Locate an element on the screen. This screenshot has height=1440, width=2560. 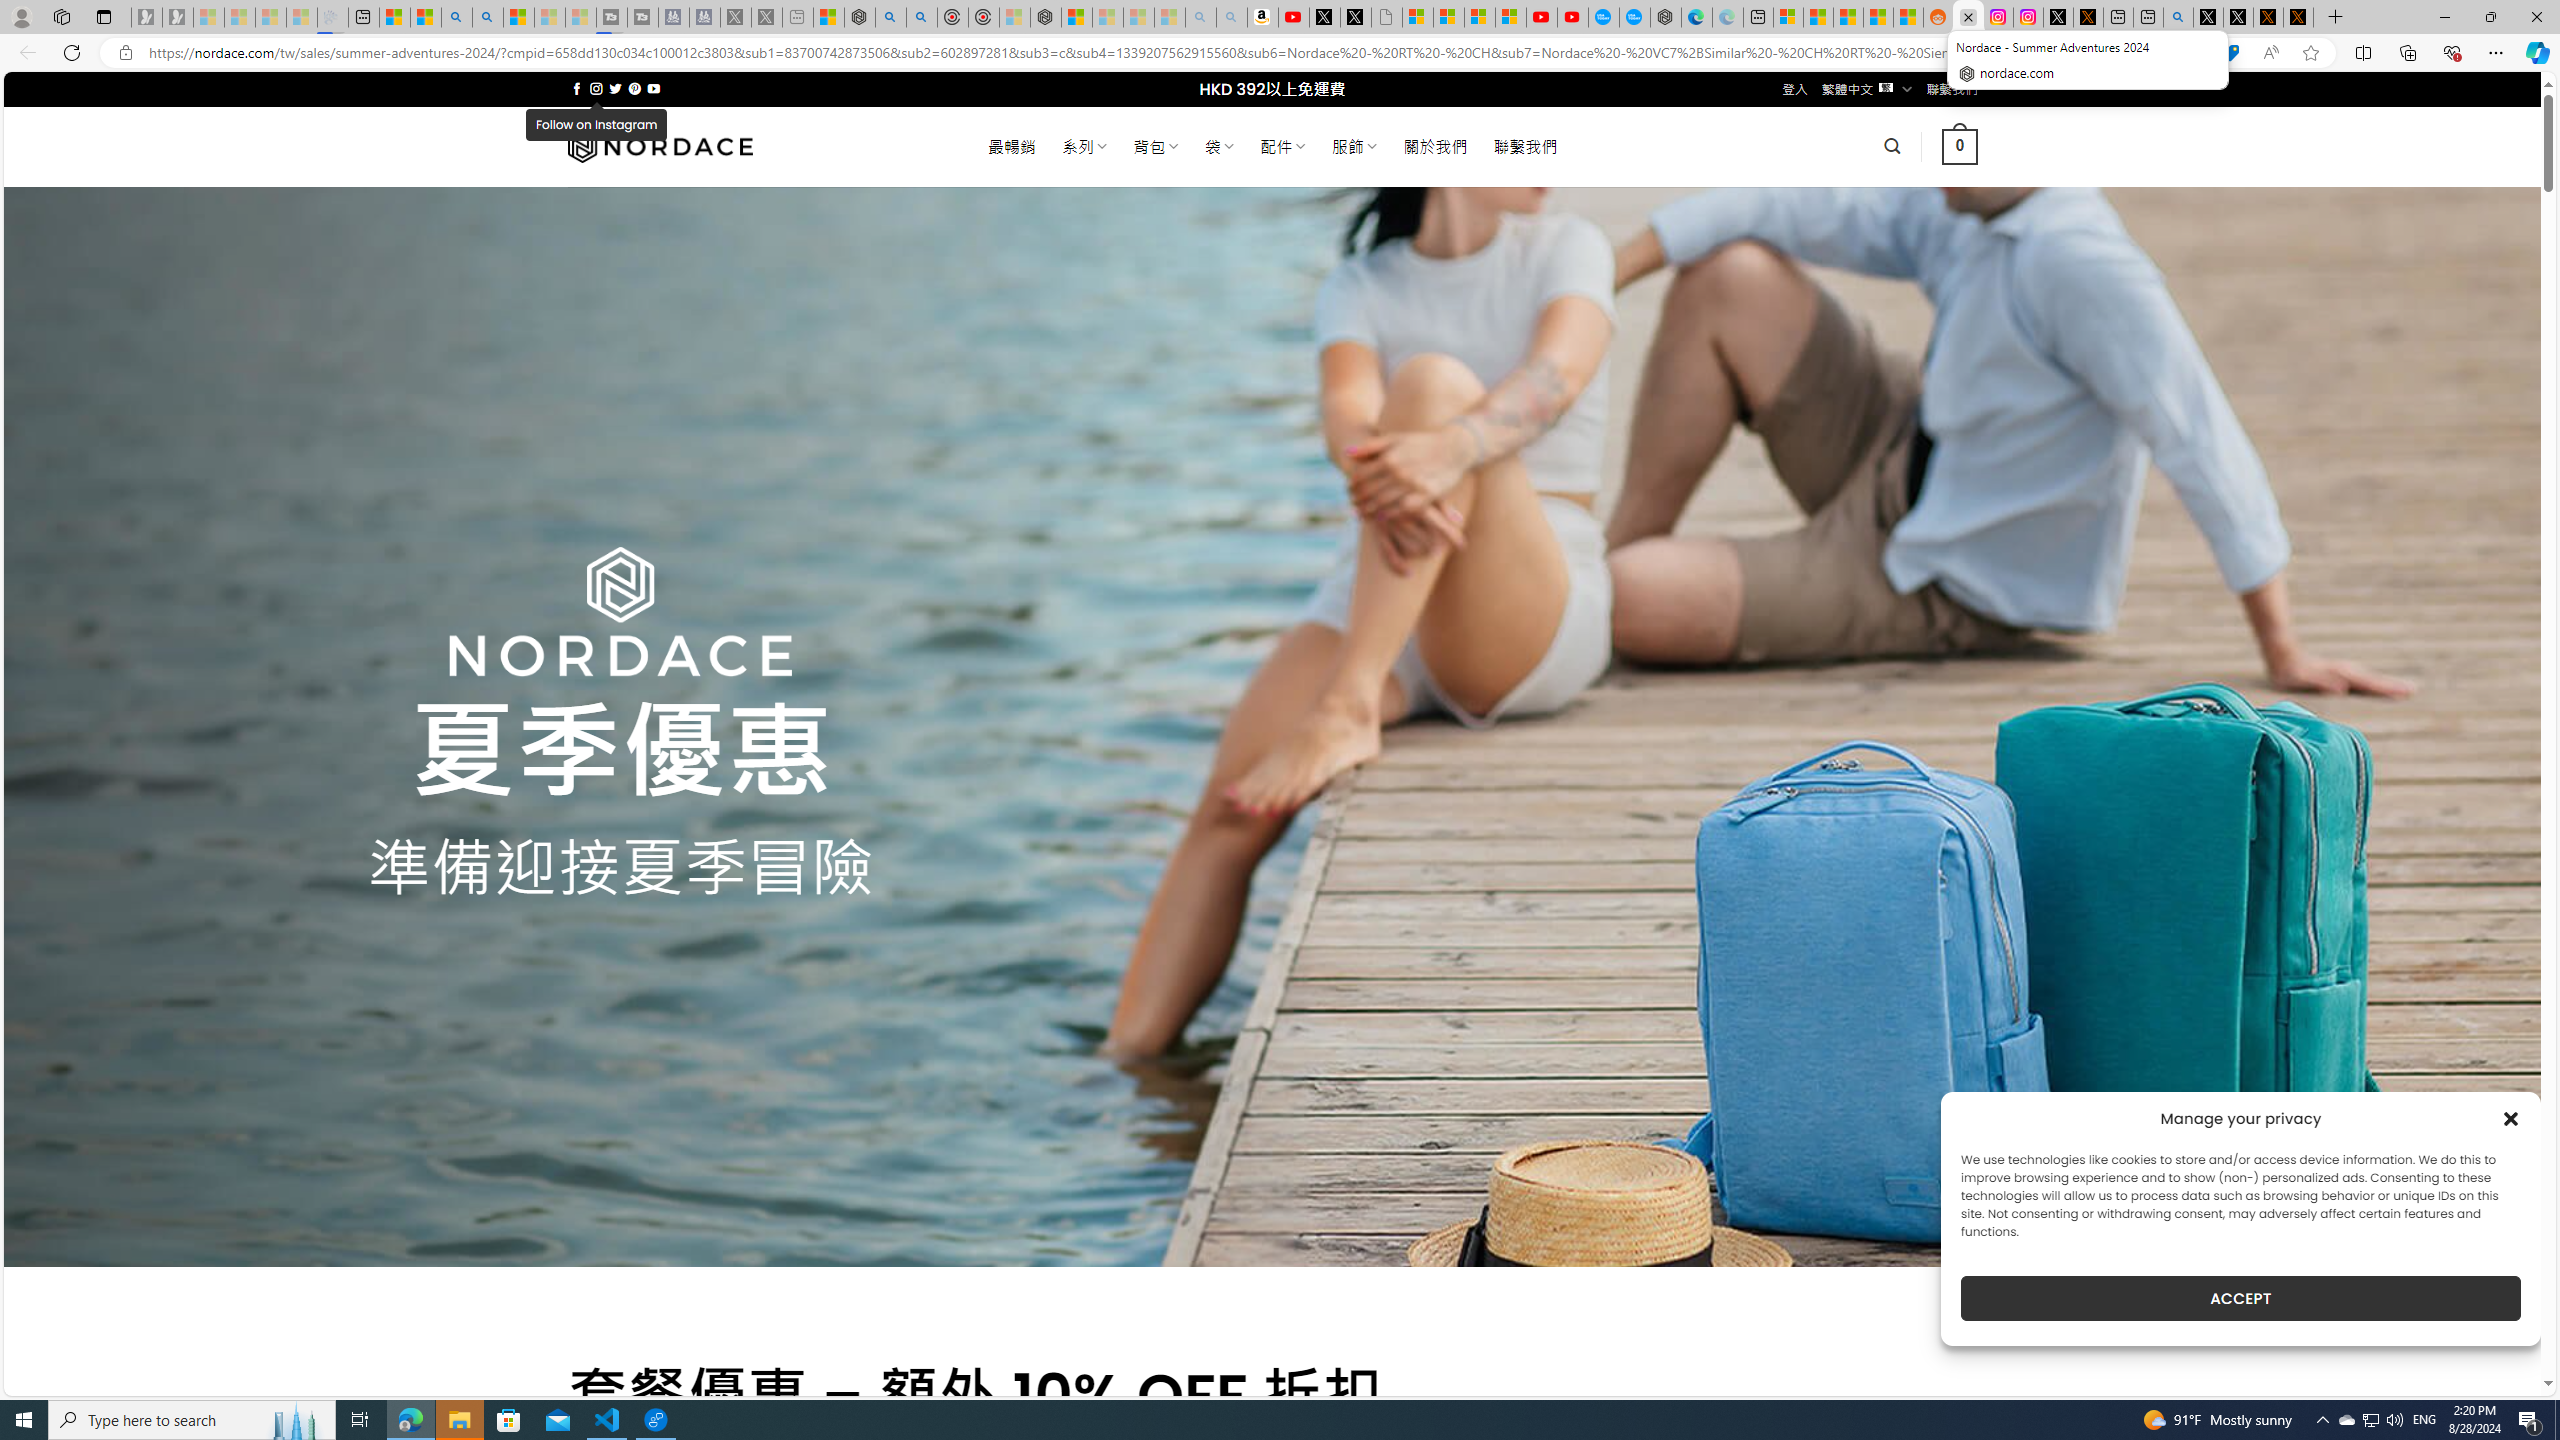
'Refresh' is located at coordinates (70, 51).